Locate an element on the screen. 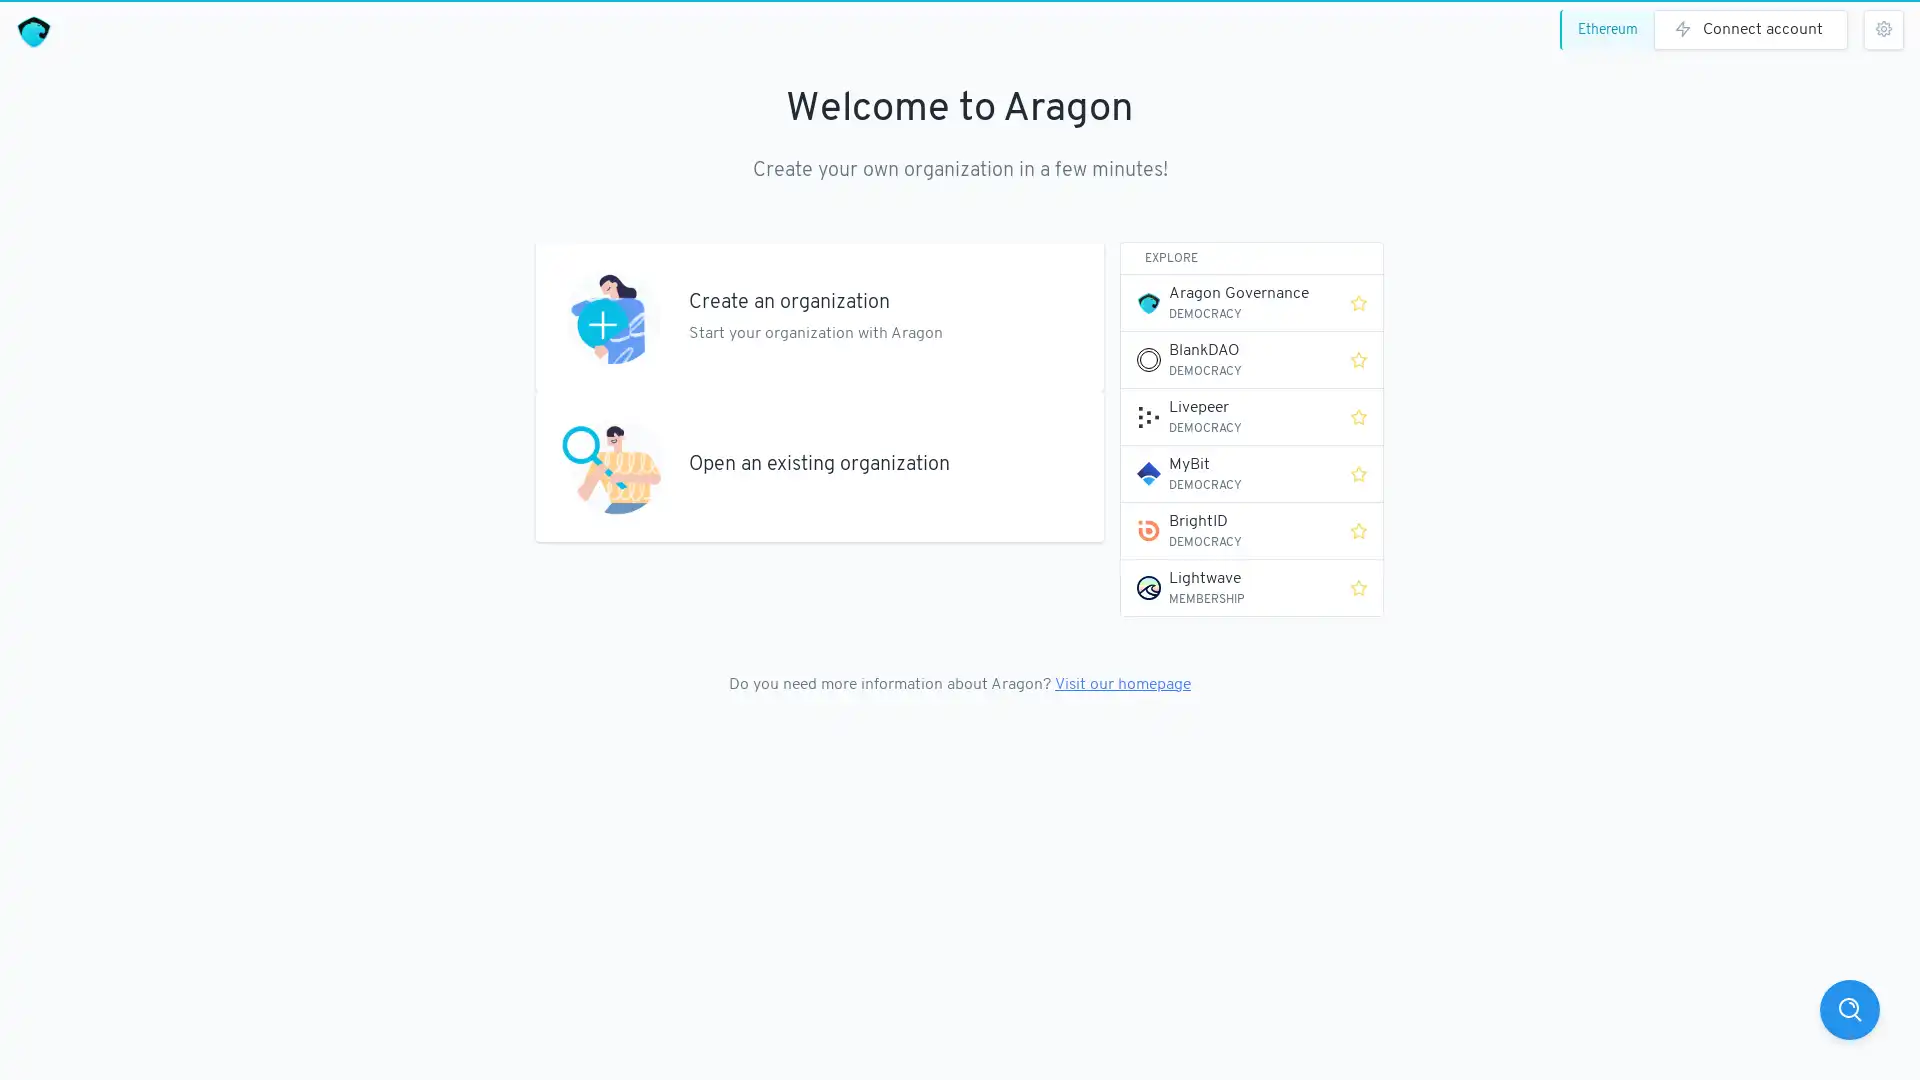  BrightID DEMOCRACY is located at coordinates (1227, 530).